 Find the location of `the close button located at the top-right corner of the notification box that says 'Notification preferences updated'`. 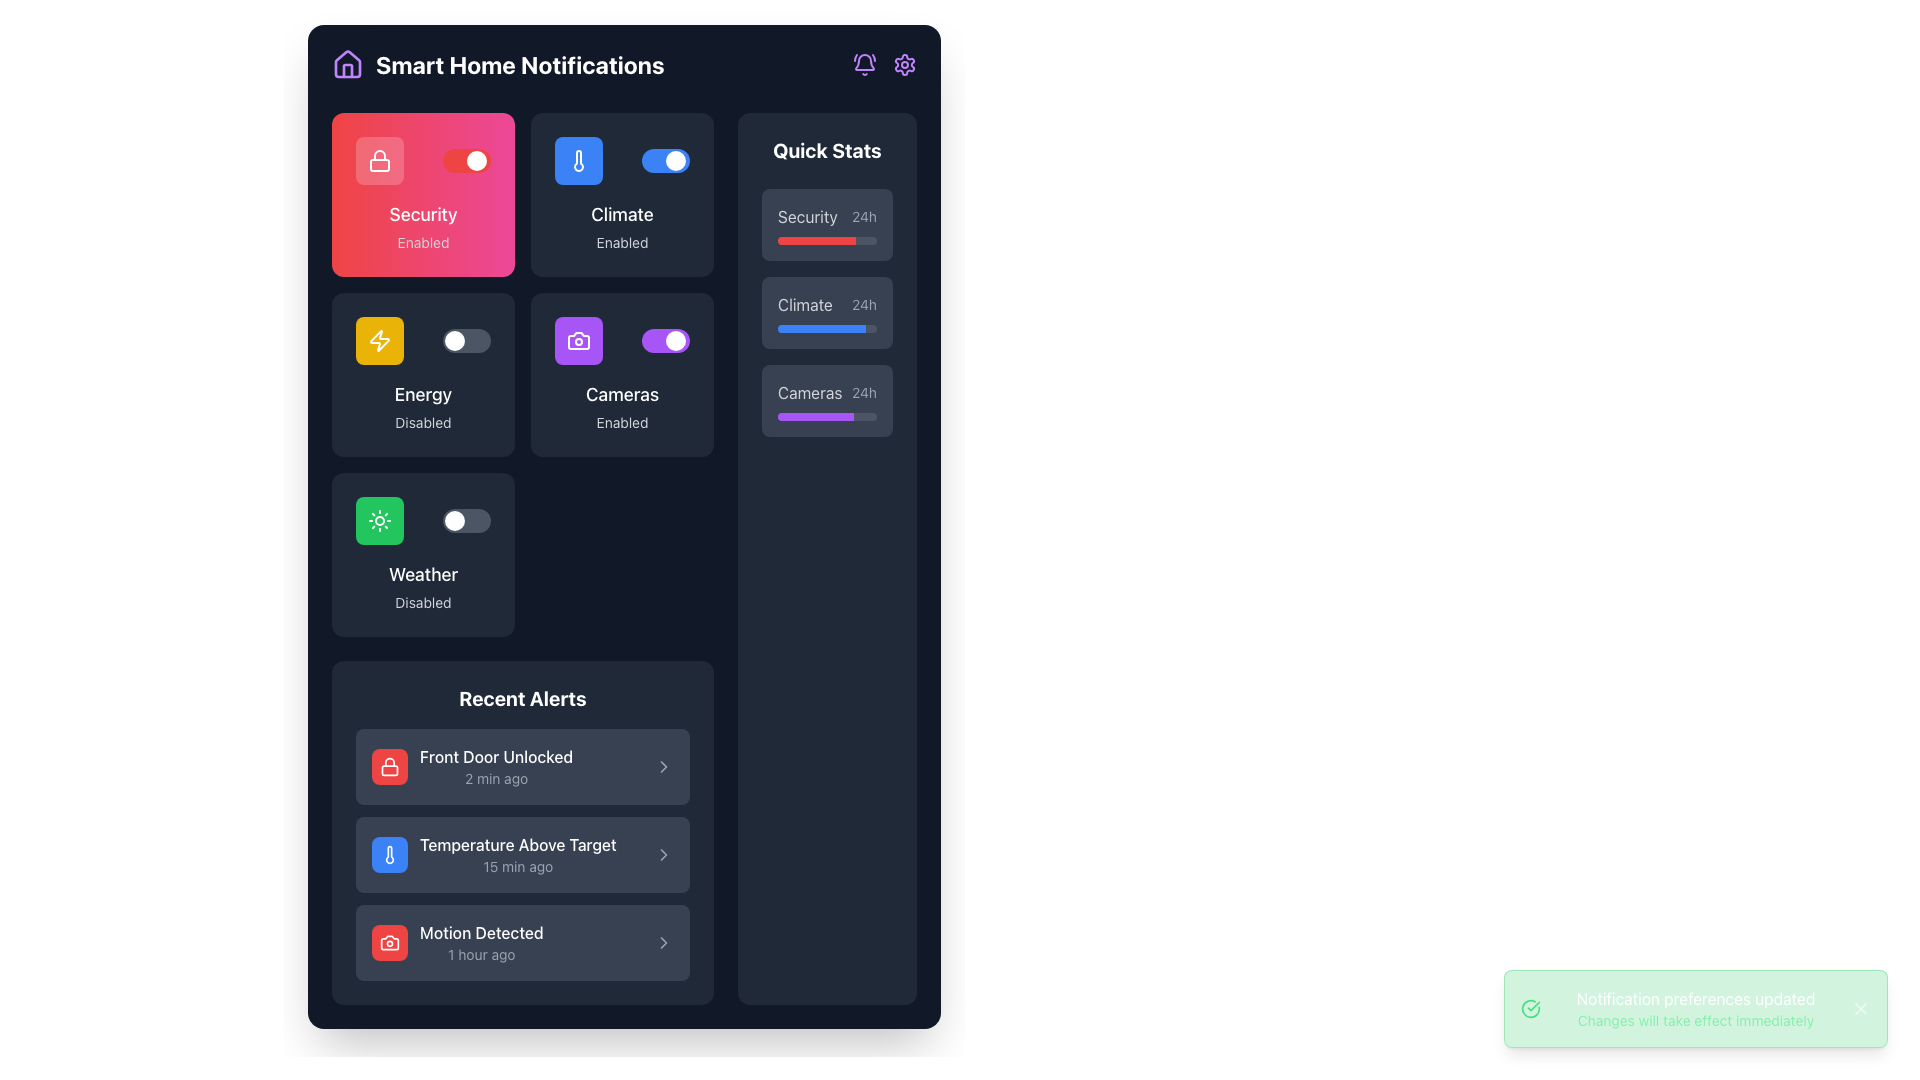

the close button located at the top-right corner of the notification box that says 'Notification preferences updated' is located at coordinates (1860, 1009).